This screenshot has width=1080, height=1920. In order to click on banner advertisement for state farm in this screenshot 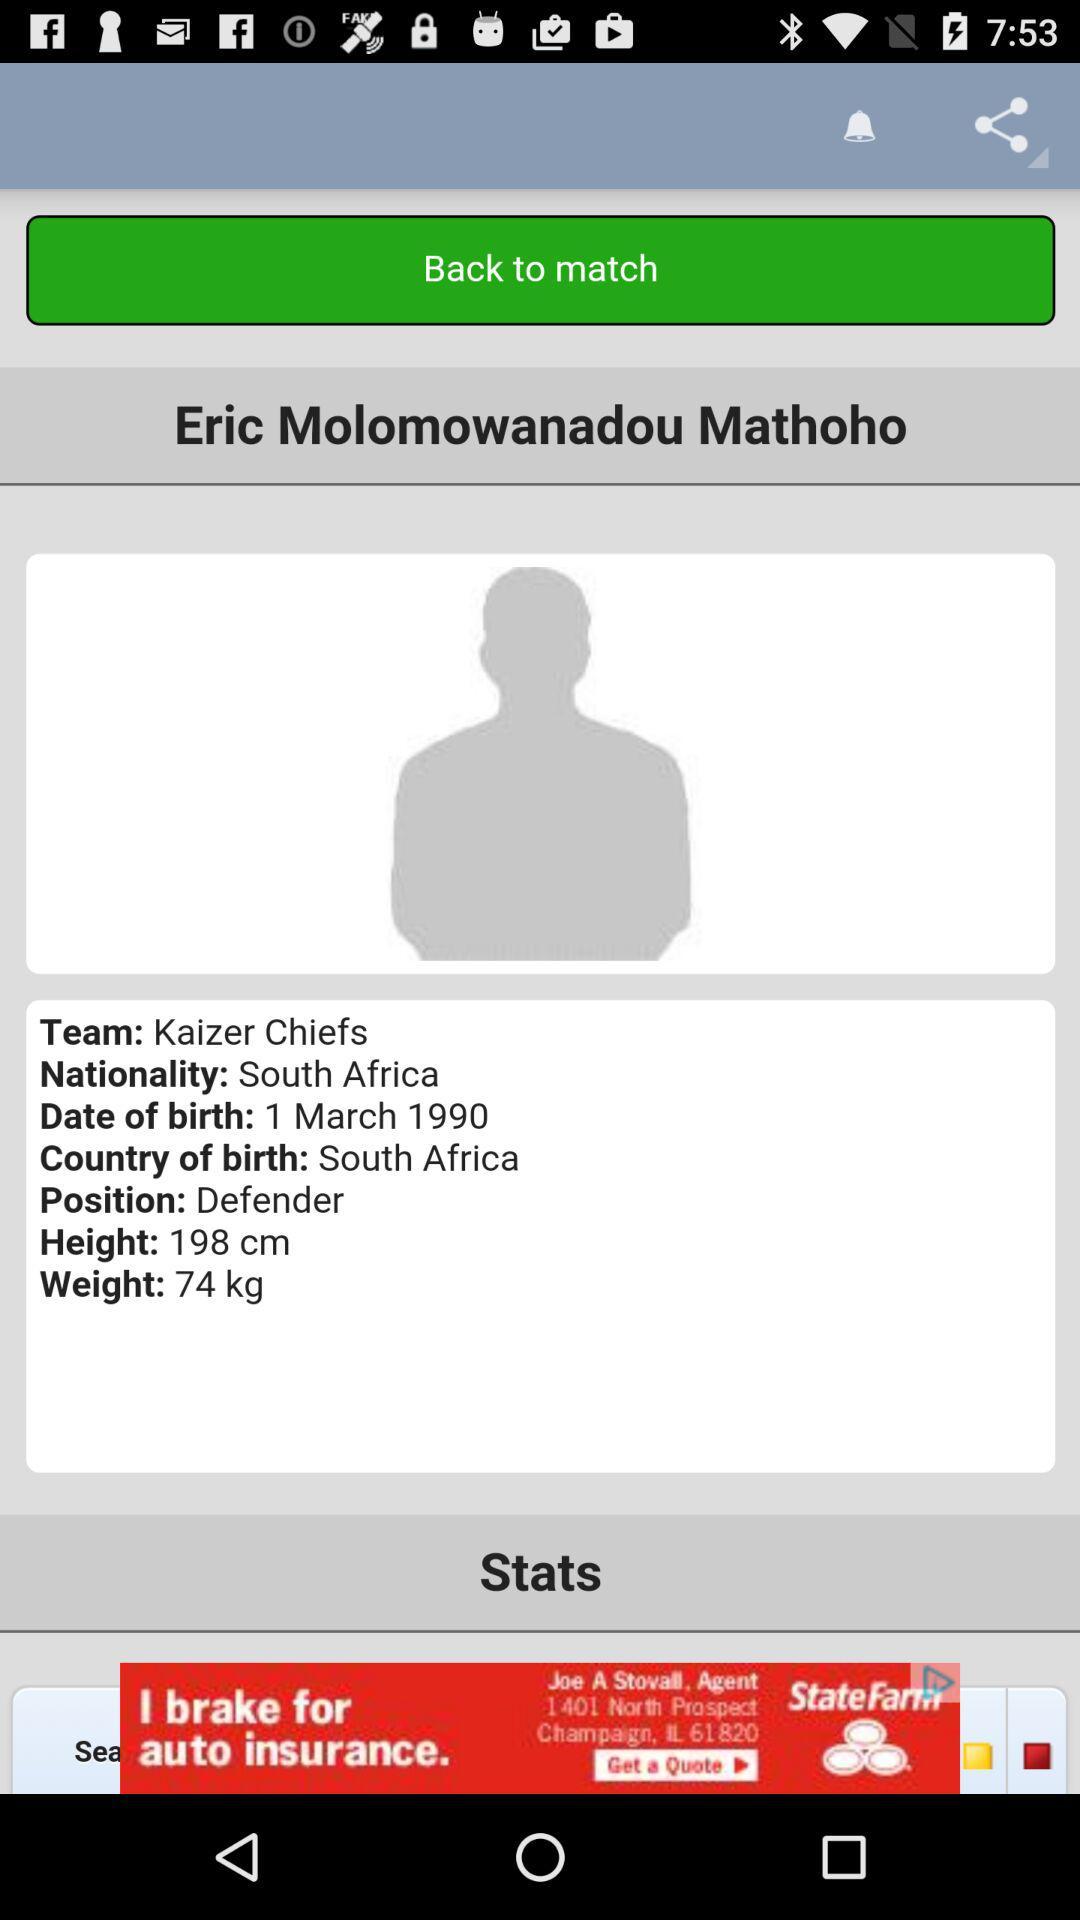, I will do `click(540, 1727)`.